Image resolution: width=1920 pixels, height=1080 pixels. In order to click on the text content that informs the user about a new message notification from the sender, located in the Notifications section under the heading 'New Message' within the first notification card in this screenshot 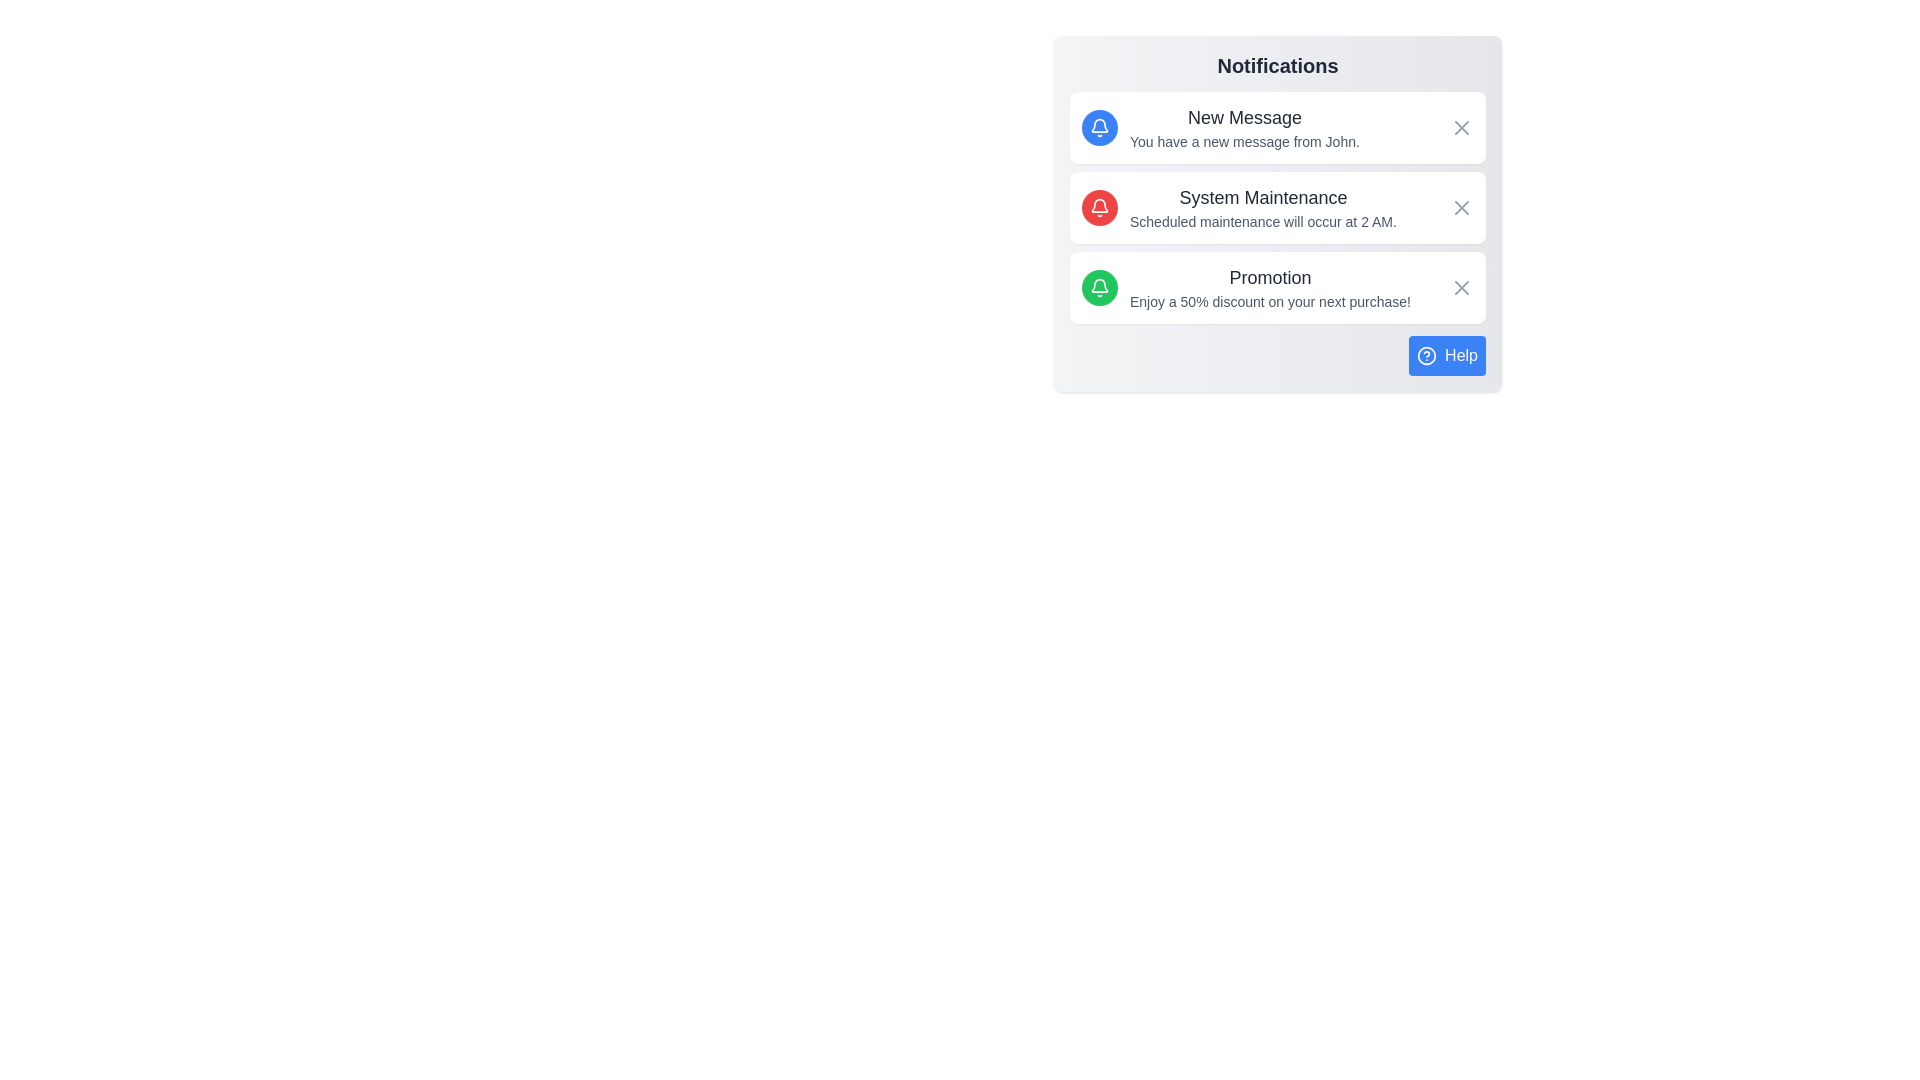, I will do `click(1243, 141)`.